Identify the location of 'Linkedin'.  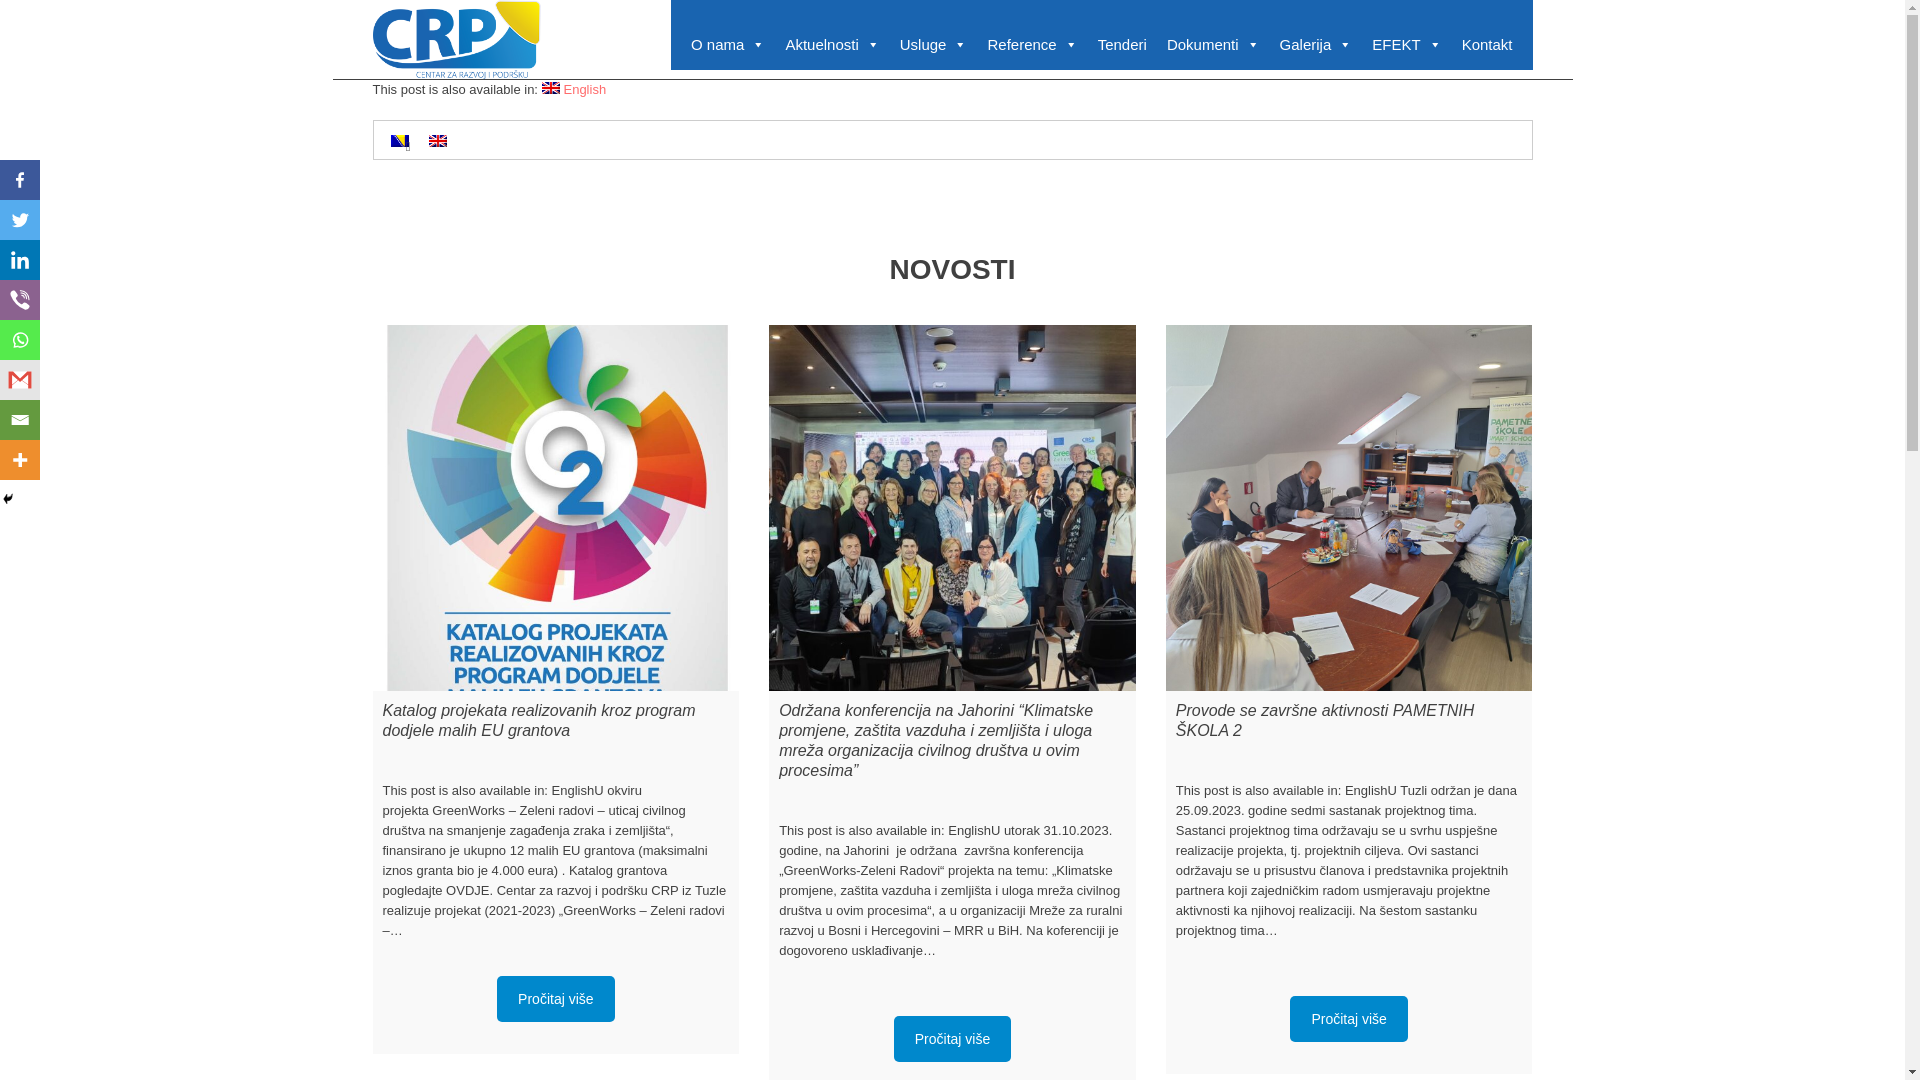
(19, 258).